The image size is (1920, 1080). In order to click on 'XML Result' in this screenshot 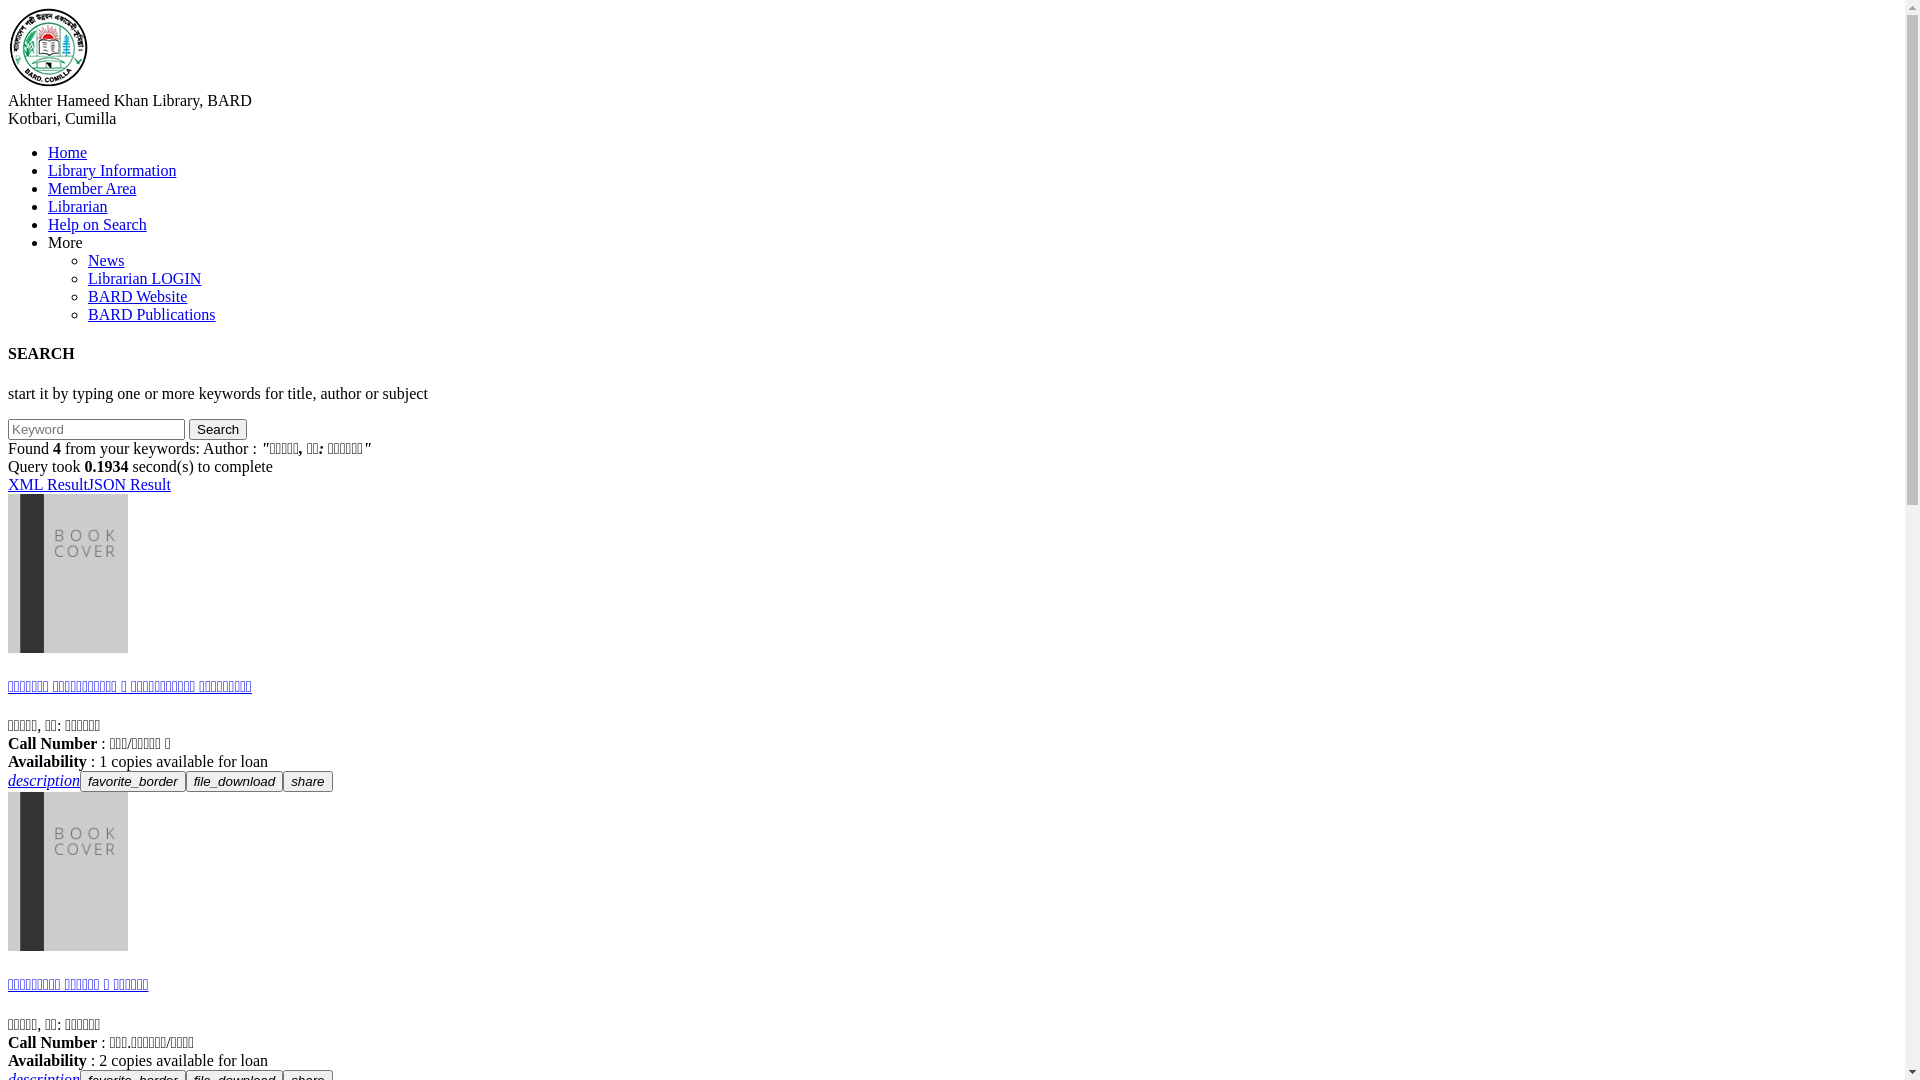, I will do `click(48, 484)`.